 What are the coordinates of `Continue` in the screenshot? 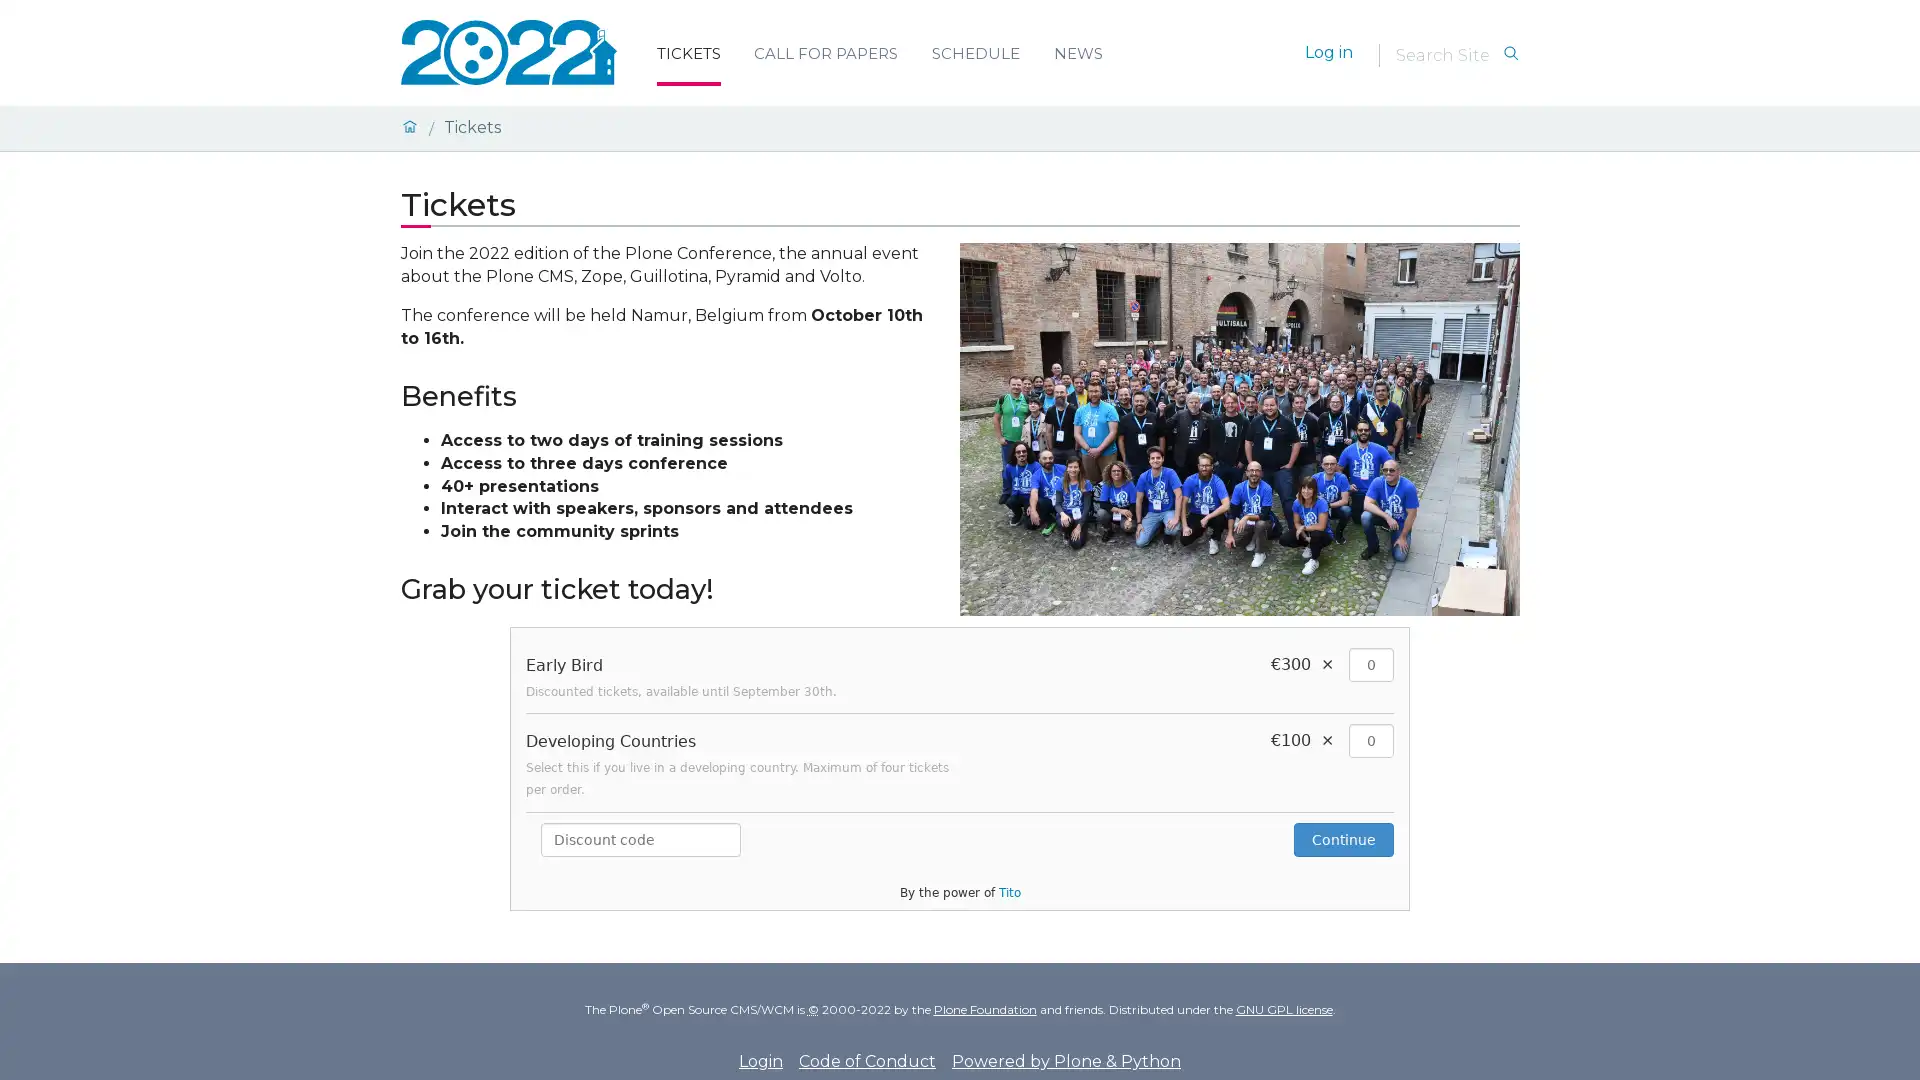 It's located at (1344, 840).